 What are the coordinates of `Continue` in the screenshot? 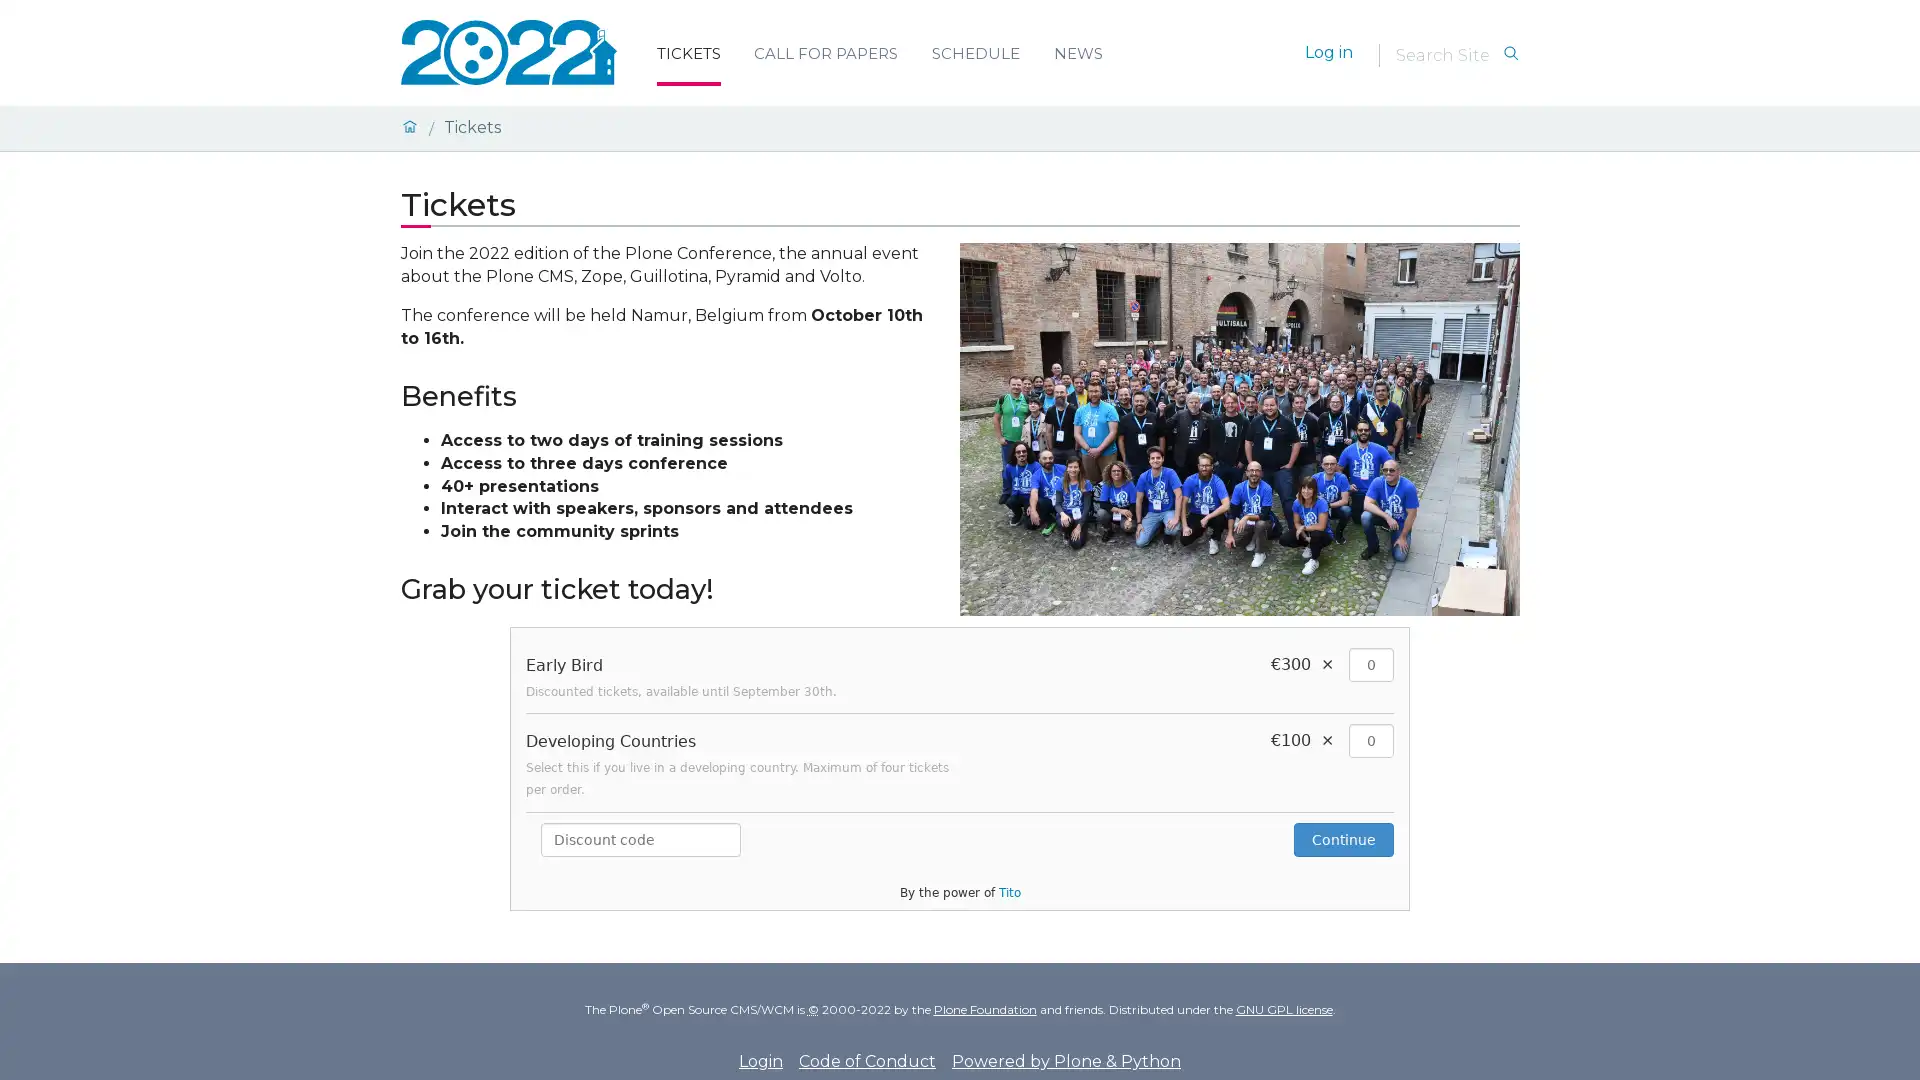 It's located at (1344, 840).